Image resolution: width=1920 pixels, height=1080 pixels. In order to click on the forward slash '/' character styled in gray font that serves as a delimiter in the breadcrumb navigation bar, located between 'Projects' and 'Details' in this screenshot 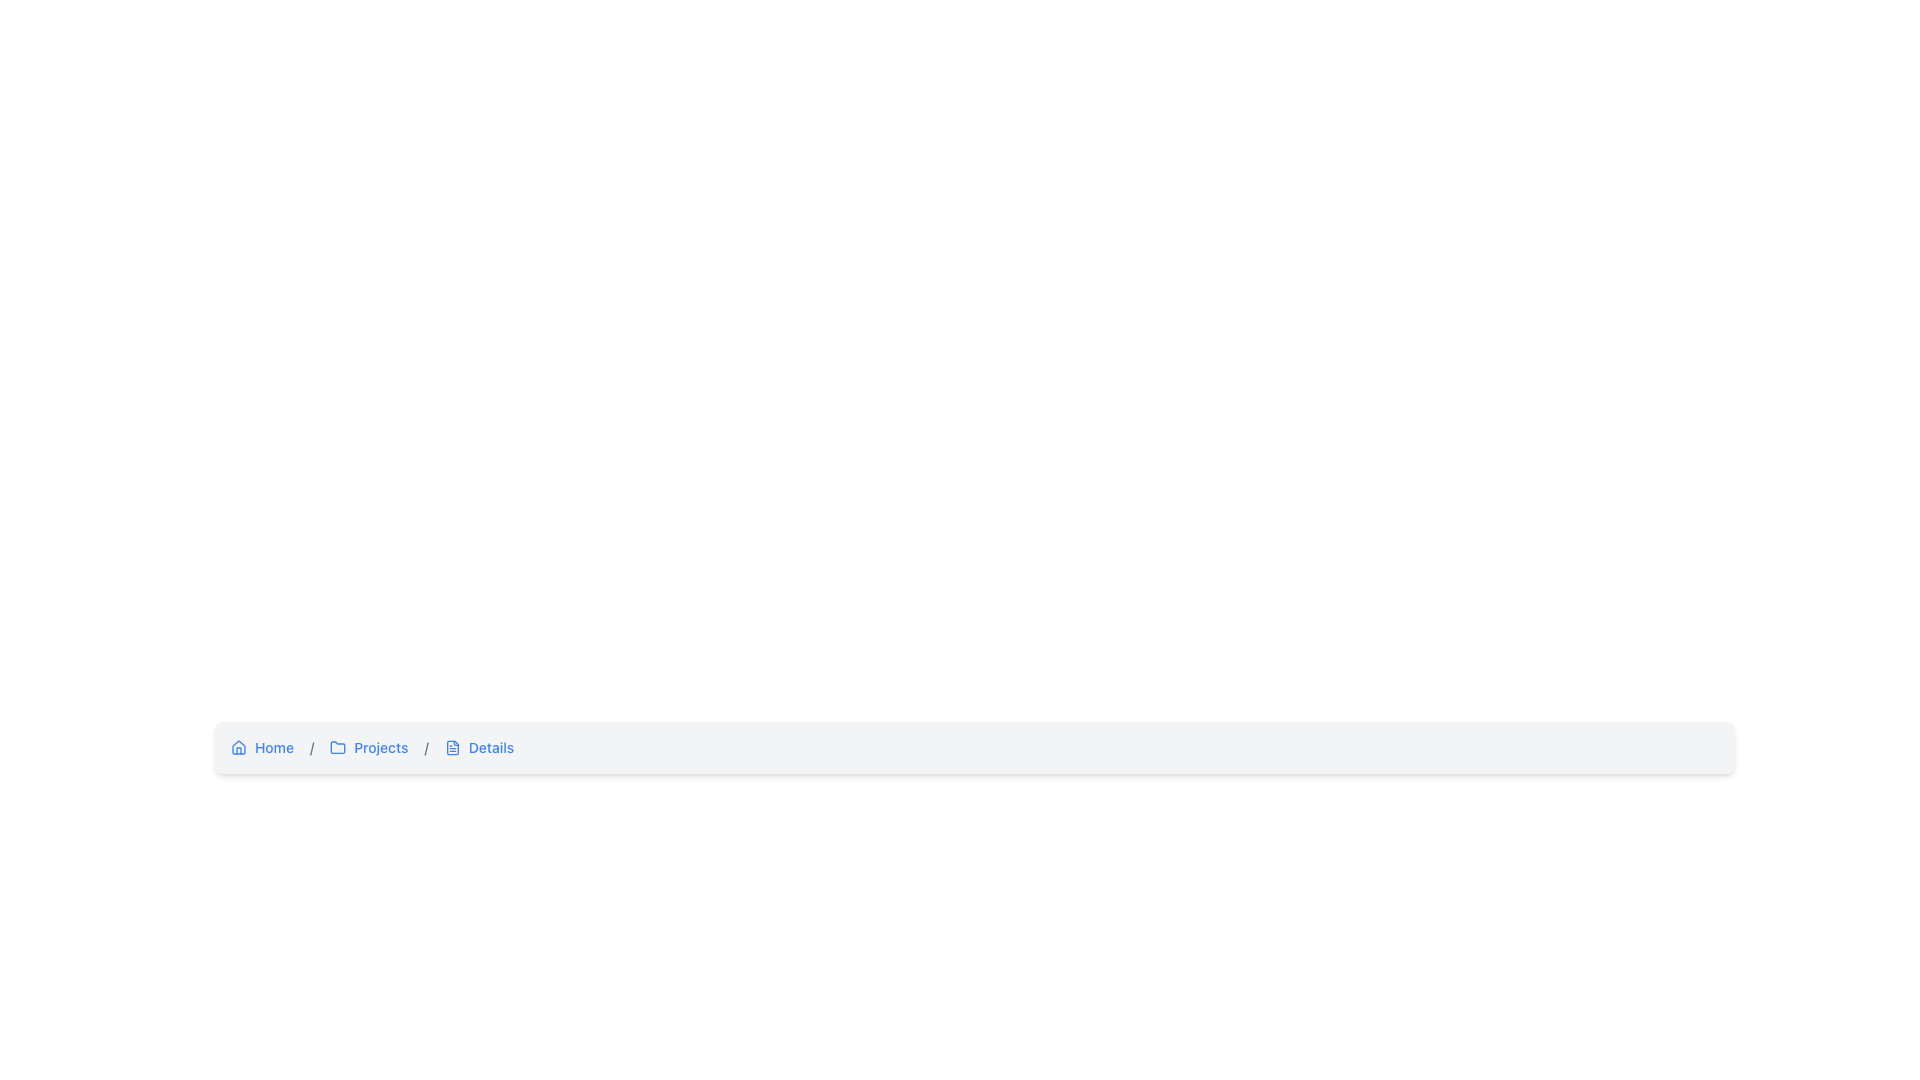, I will do `click(425, 748)`.